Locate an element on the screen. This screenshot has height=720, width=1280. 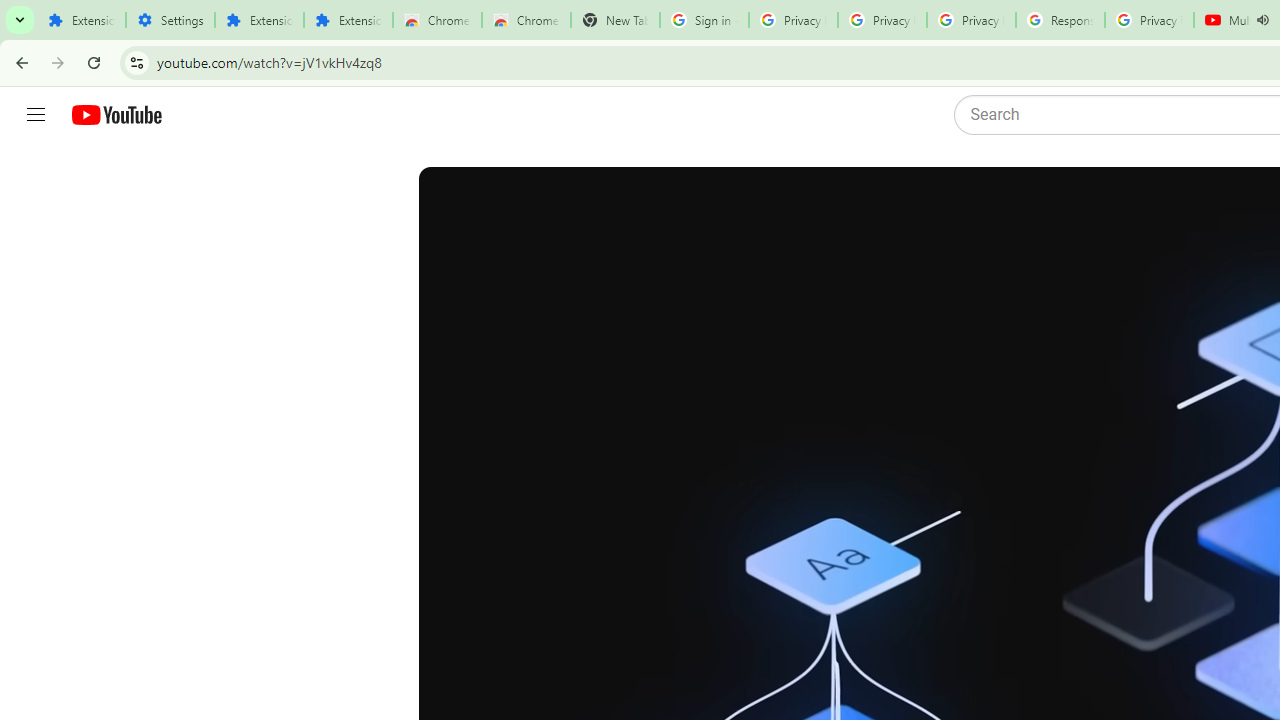
'Chrome Web Store' is located at coordinates (436, 20).